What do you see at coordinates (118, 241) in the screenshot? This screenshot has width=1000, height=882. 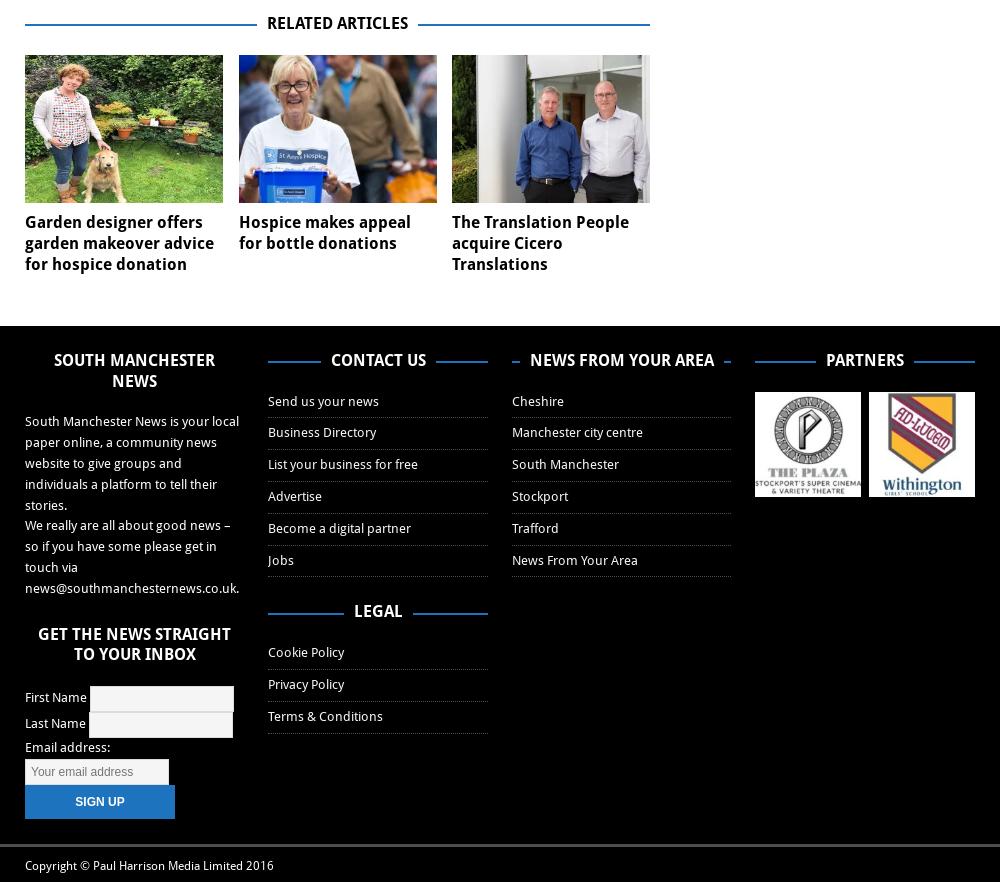 I see `'Garden designer offers garden makeover advice for hospice donation'` at bounding box center [118, 241].